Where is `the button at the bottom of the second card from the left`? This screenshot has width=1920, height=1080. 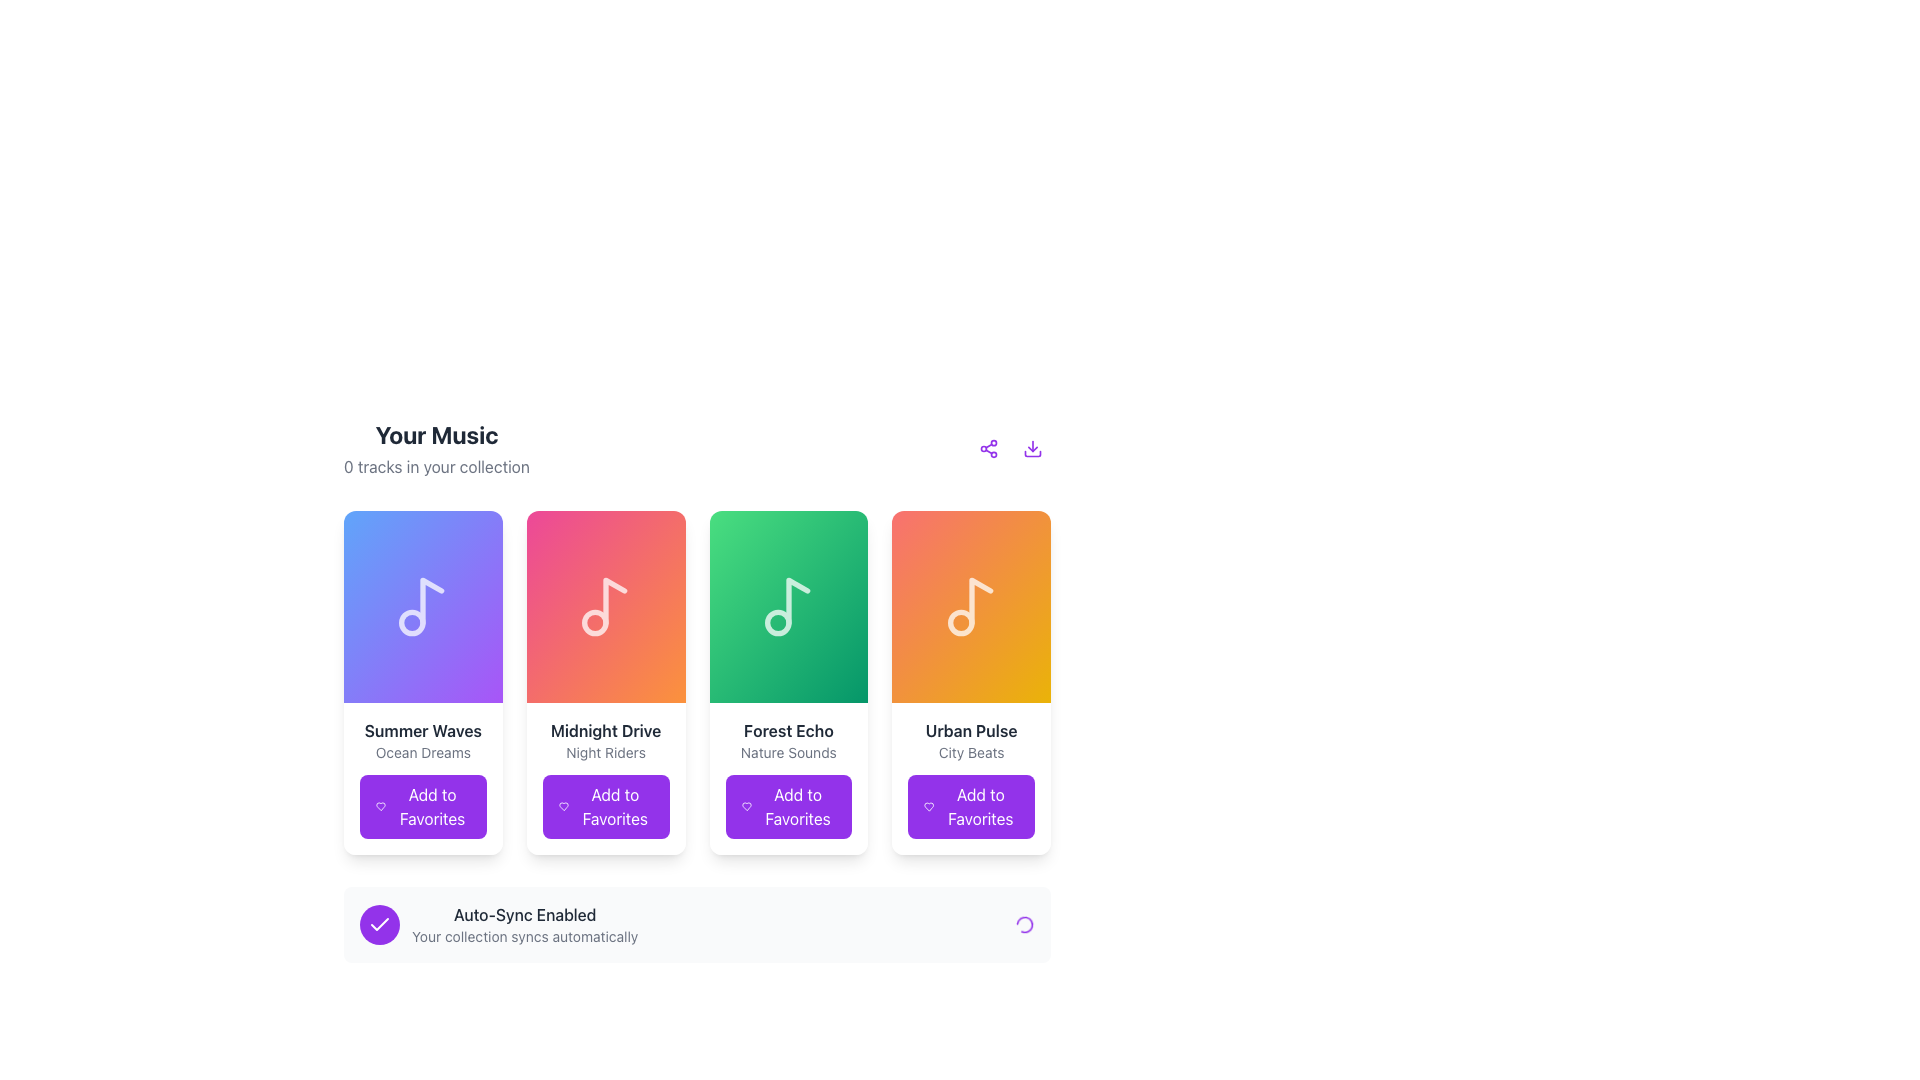
the button at the bottom of the second card from the left is located at coordinates (604, 805).